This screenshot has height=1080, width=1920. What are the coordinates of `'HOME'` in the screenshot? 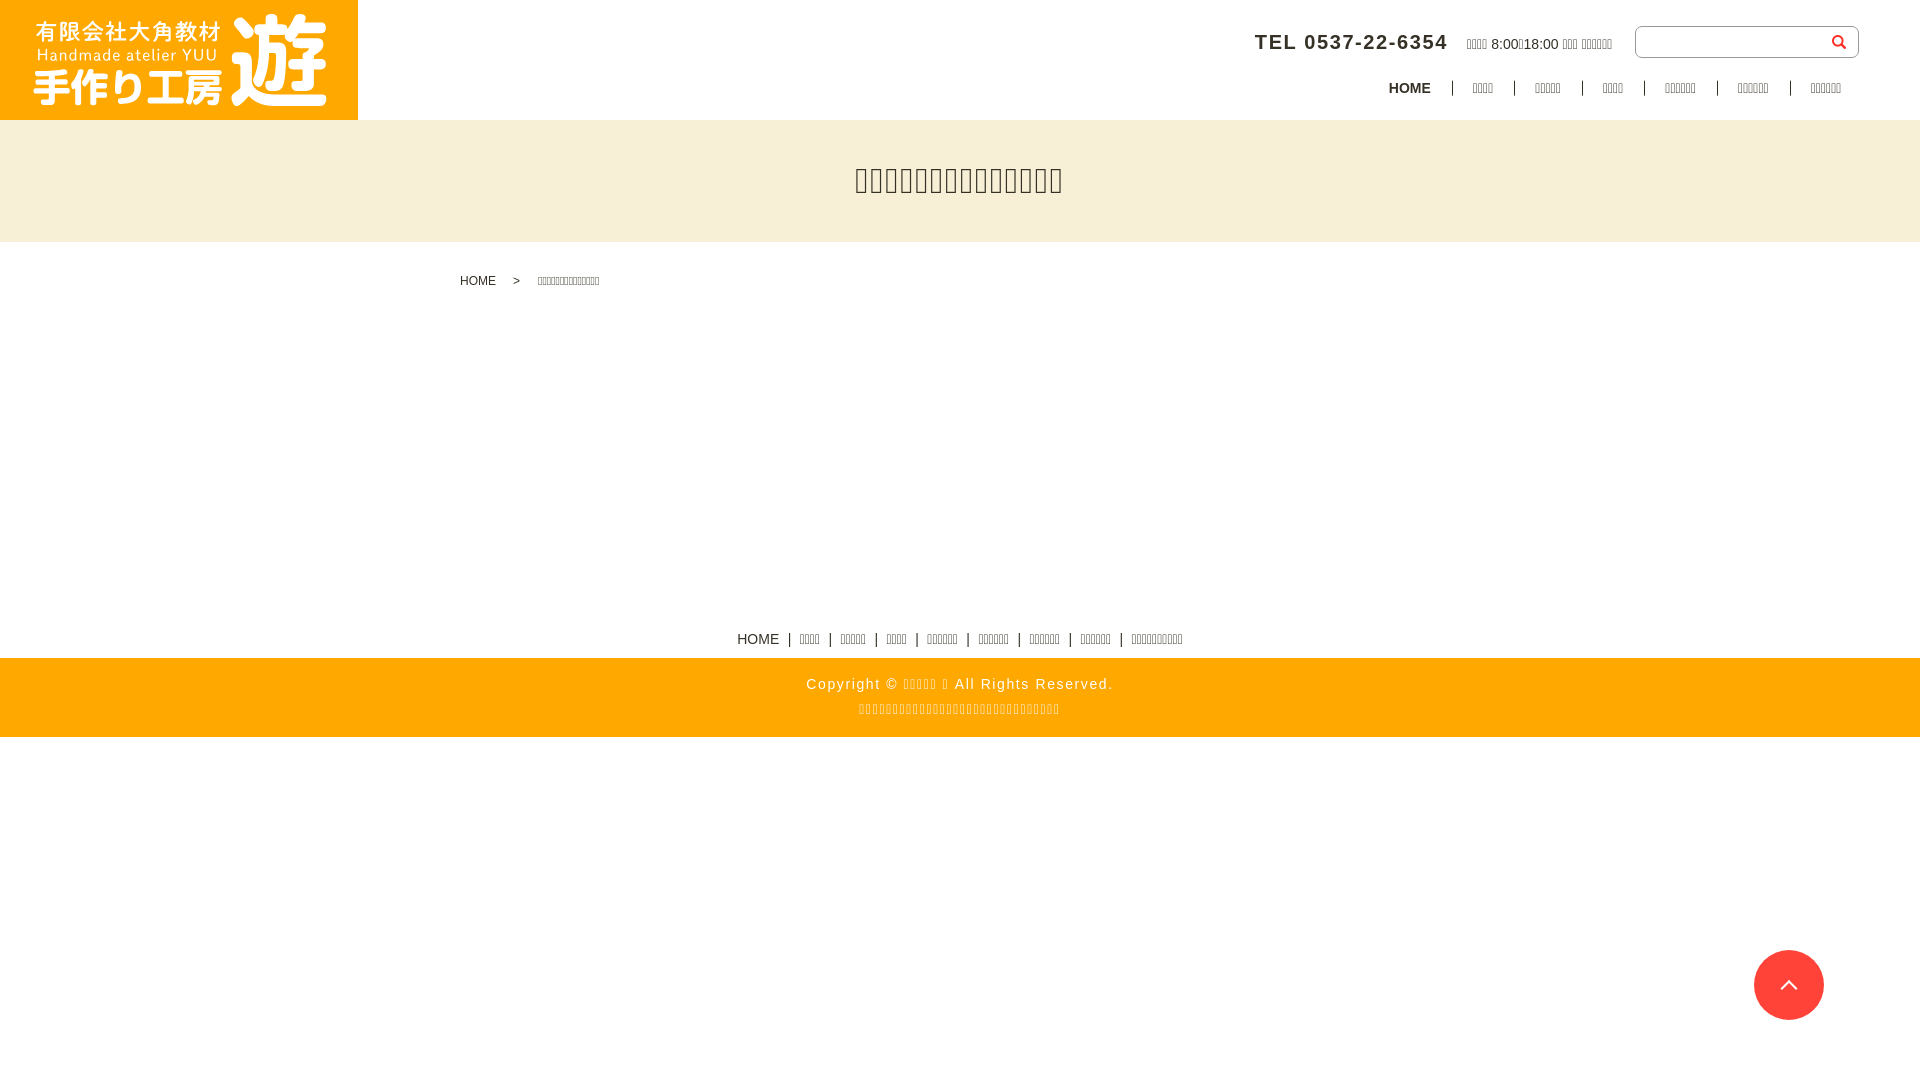 It's located at (732, 639).